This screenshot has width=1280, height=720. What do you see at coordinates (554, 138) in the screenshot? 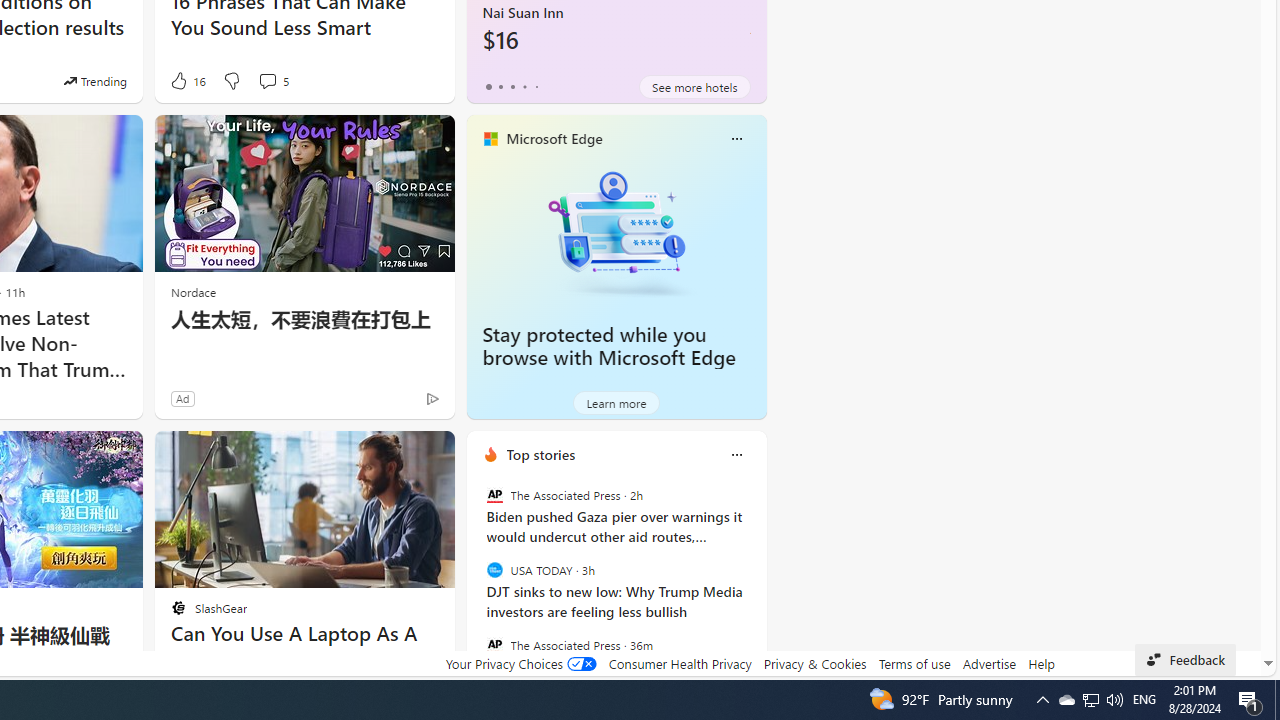
I see `'Microsoft Edge'` at bounding box center [554, 138].